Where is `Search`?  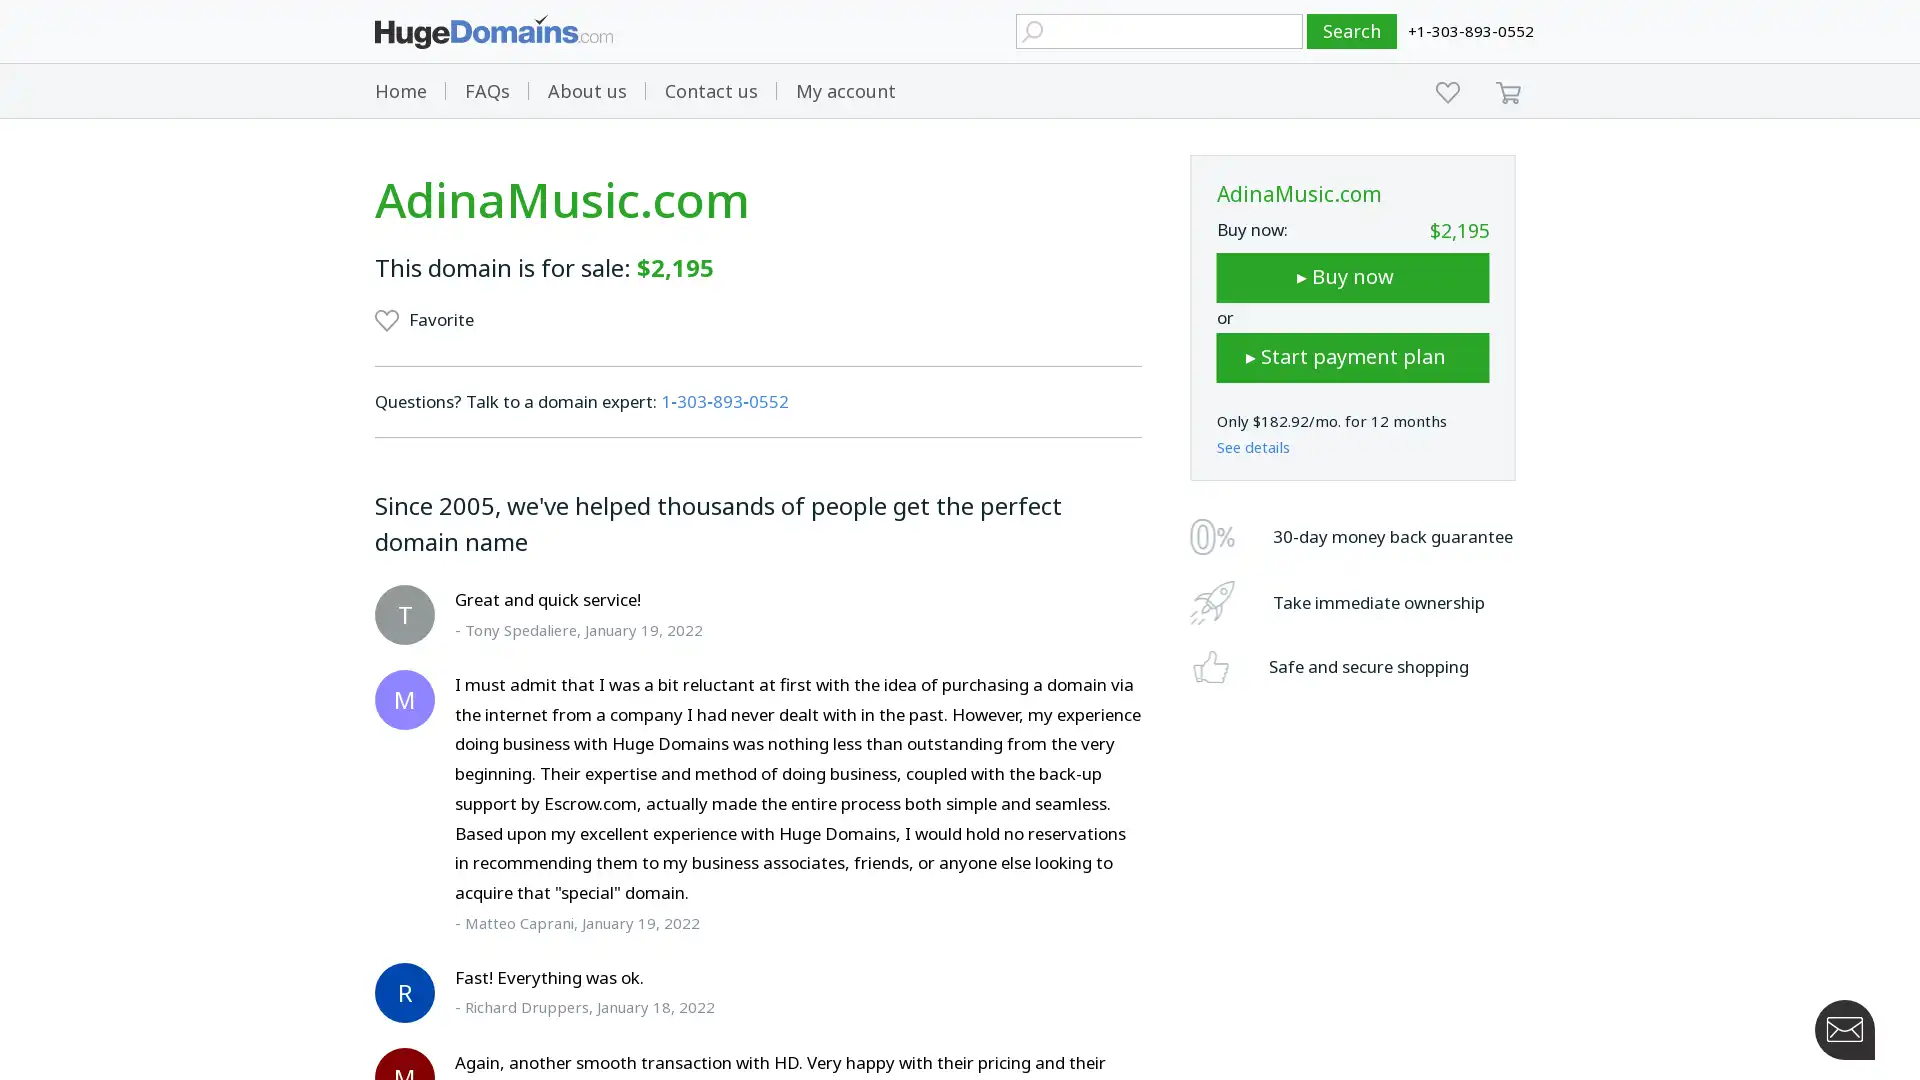 Search is located at coordinates (1352, 31).